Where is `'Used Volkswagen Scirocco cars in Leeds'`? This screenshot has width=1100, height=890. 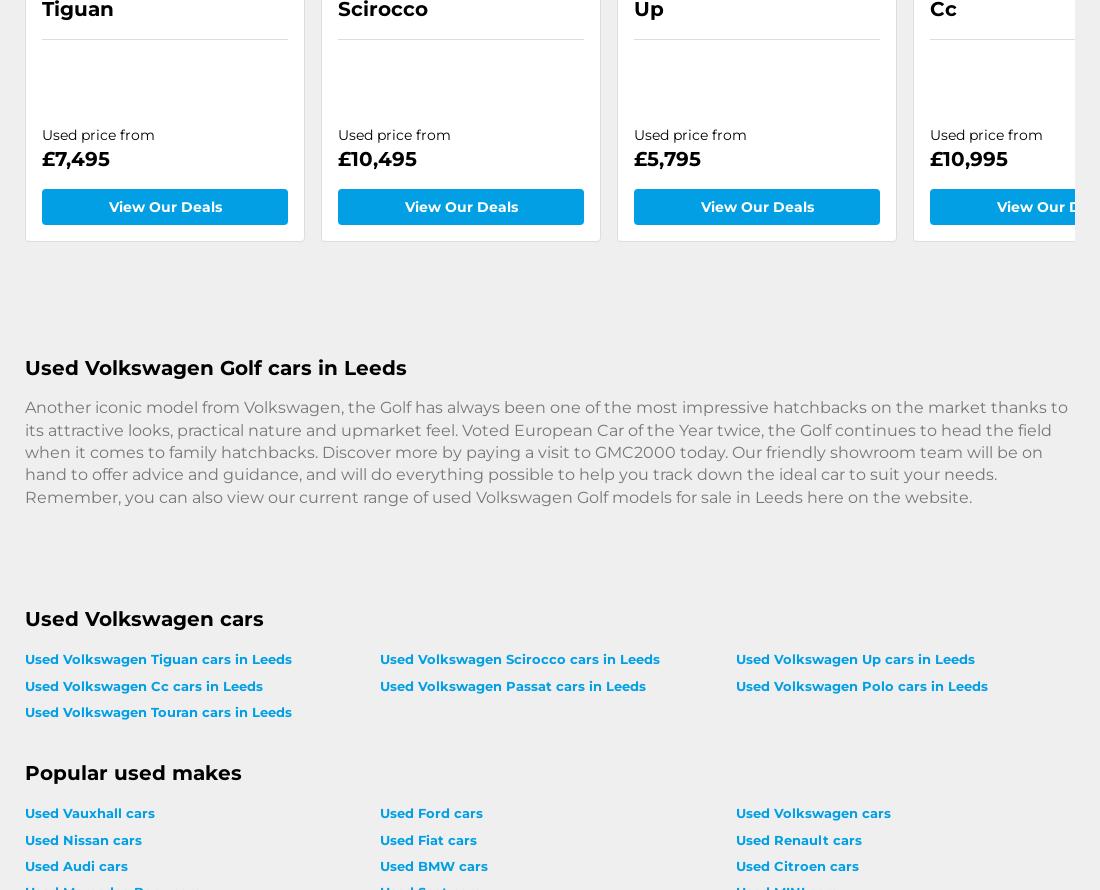 'Used Volkswagen Scirocco cars in Leeds' is located at coordinates (519, 658).